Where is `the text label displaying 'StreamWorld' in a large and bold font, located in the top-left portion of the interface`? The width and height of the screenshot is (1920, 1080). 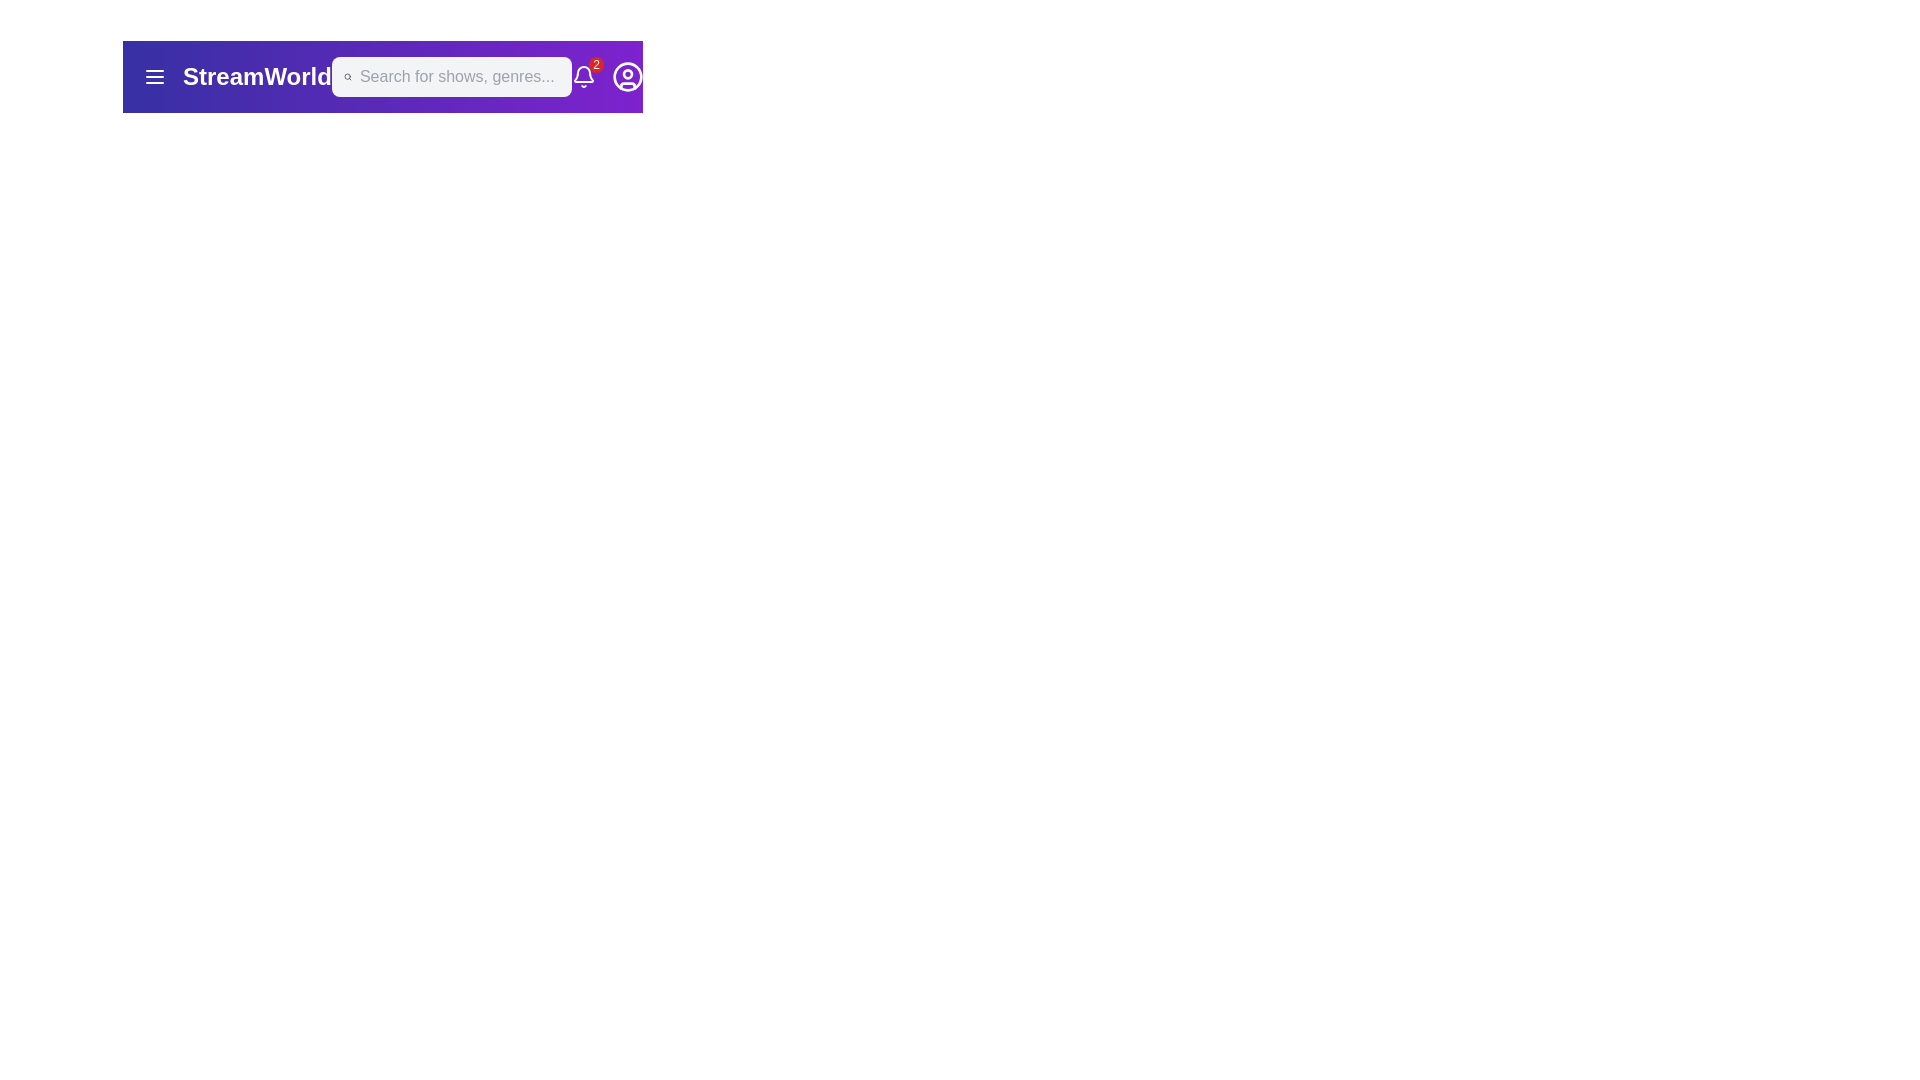
the text label displaying 'StreamWorld' in a large and bold font, located in the top-left portion of the interface is located at coordinates (256, 76).